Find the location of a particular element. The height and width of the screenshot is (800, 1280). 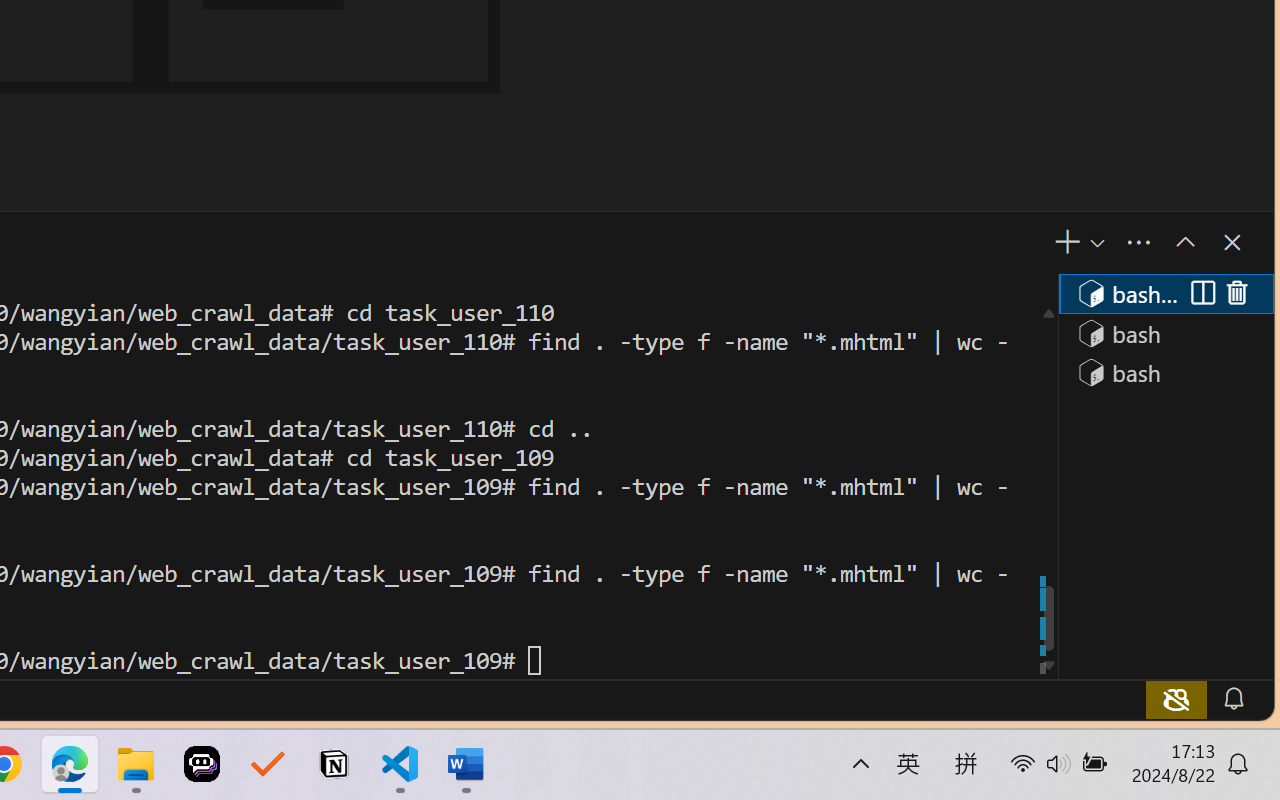

'Maximize Panel Size' is located at coordinates (1184, 241).